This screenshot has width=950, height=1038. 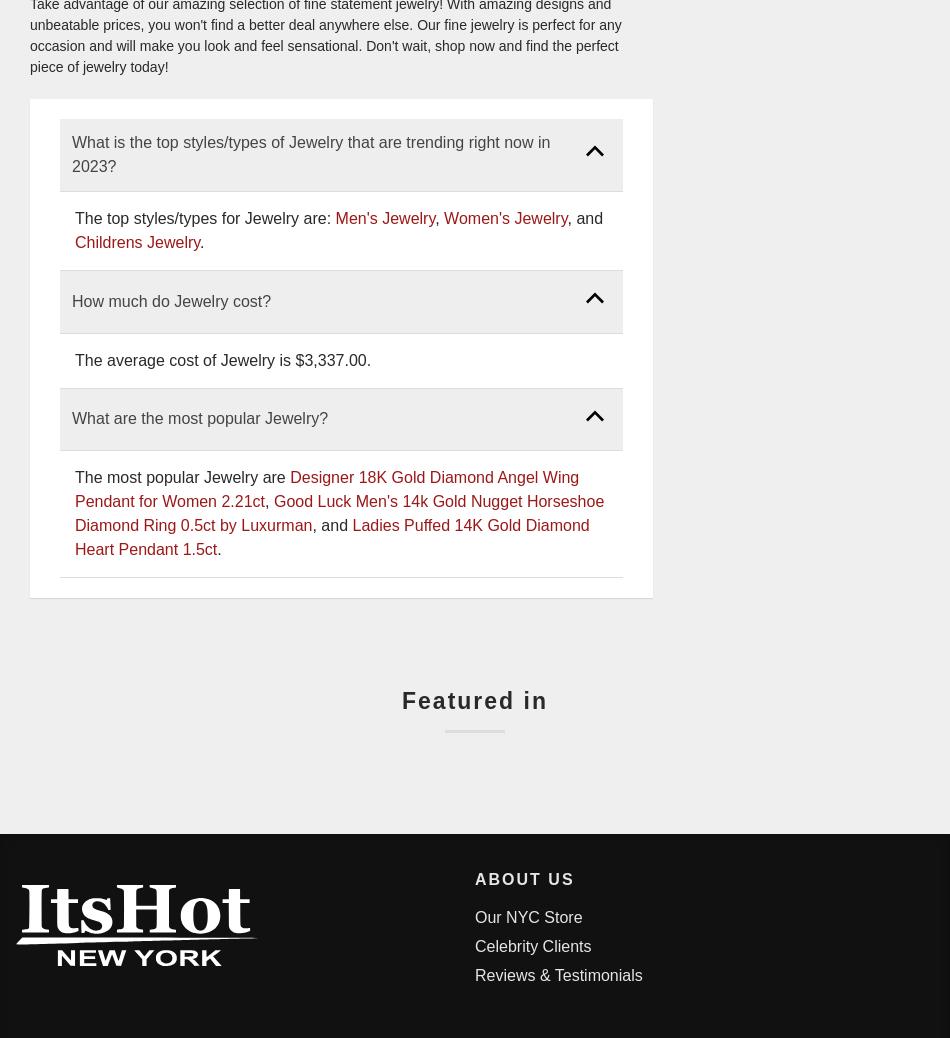 I want to click on 'The most popular Jewelry are', so click(x=74, y=477).